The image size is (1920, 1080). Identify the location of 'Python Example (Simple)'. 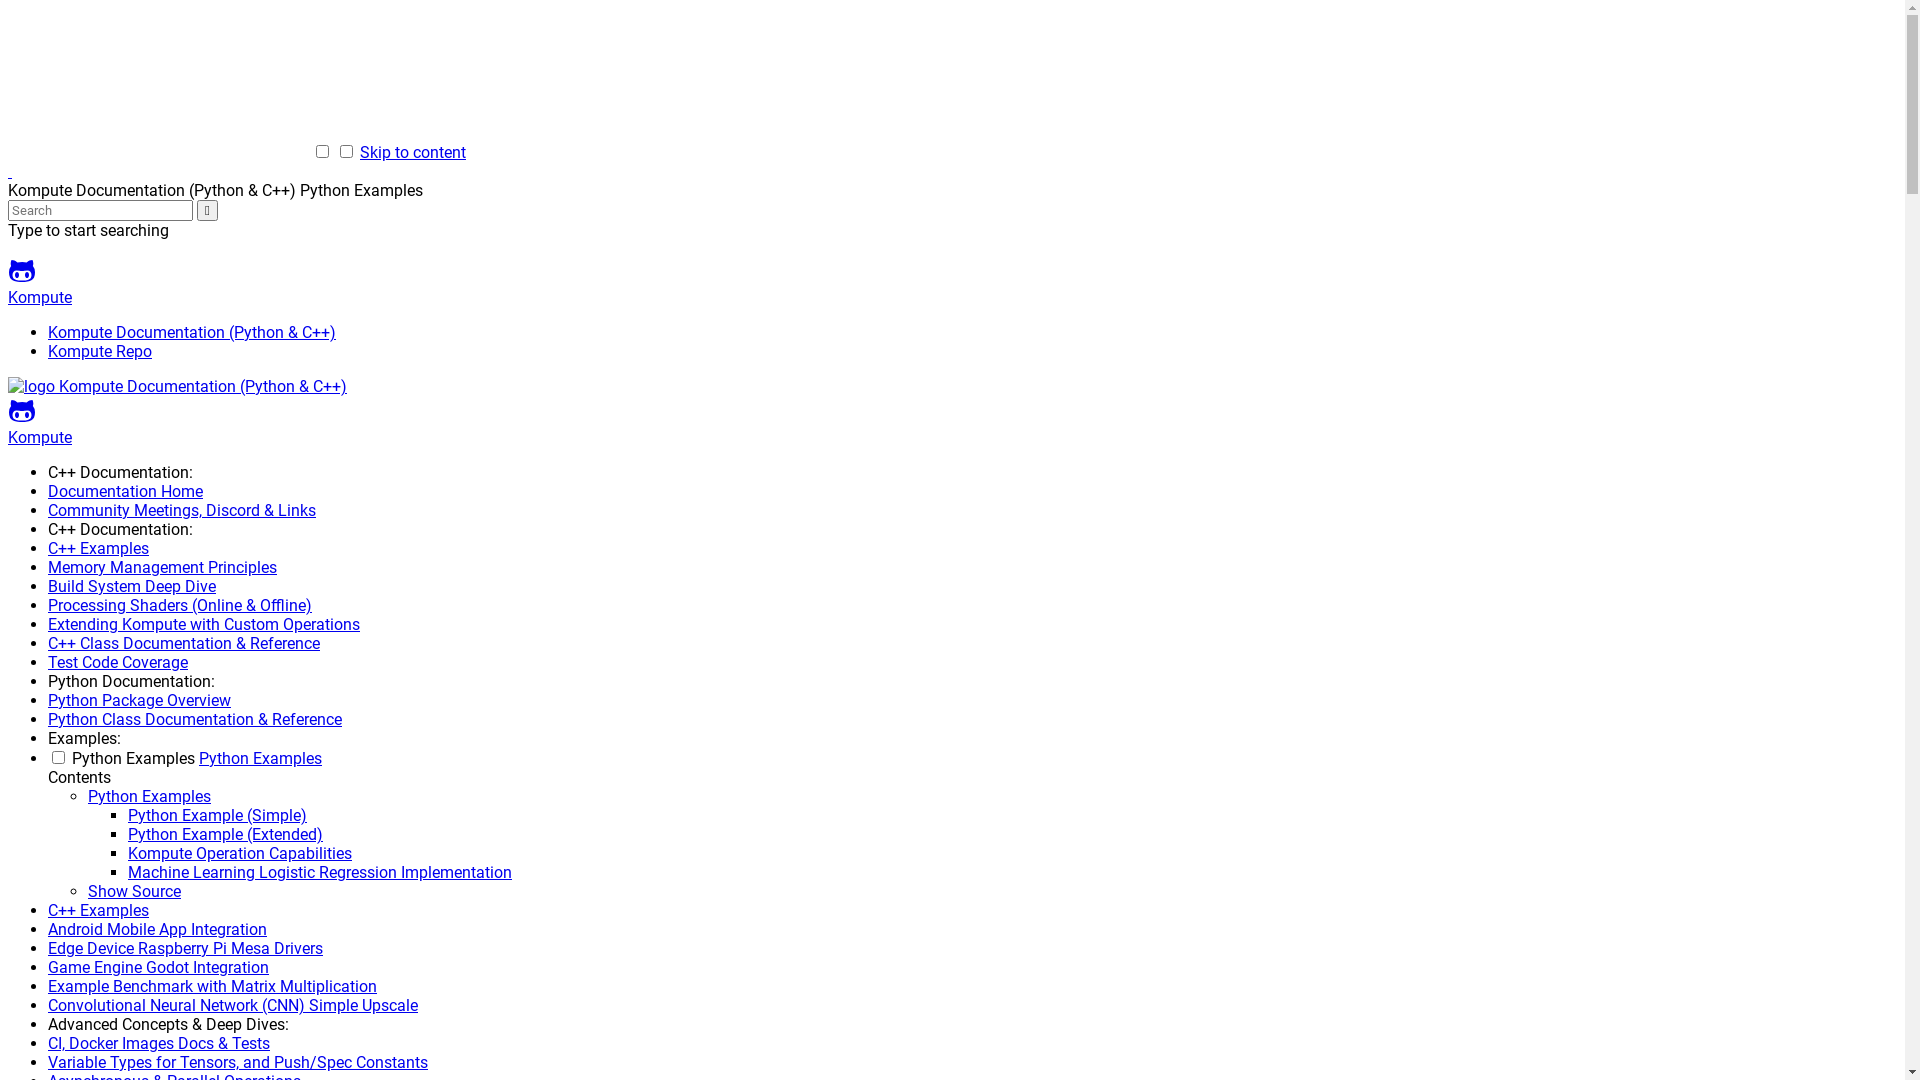
(217, 815).